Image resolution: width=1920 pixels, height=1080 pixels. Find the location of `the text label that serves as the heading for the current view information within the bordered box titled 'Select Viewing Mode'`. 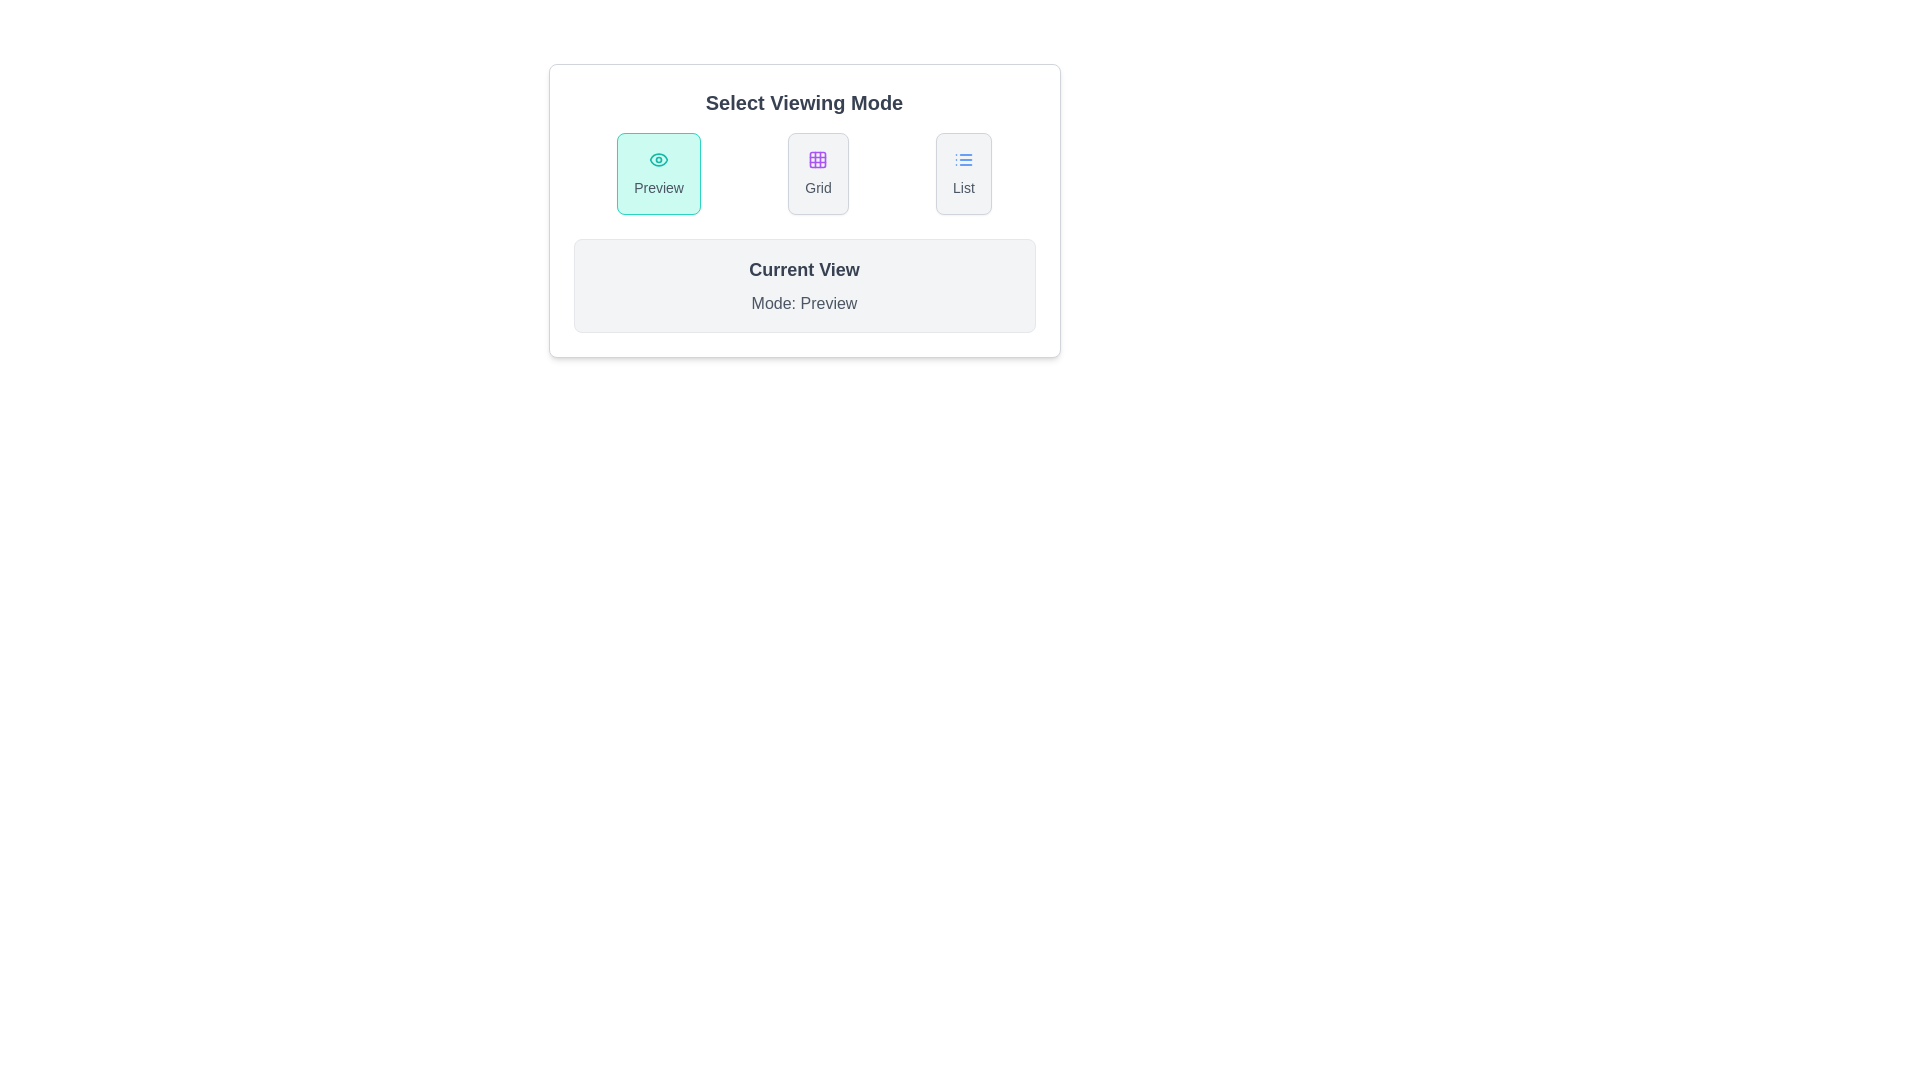

the text label that serves as the heading for the current view information within the bordered box titled 'Select Viewing Mode' is located at coordinates (804, 270).